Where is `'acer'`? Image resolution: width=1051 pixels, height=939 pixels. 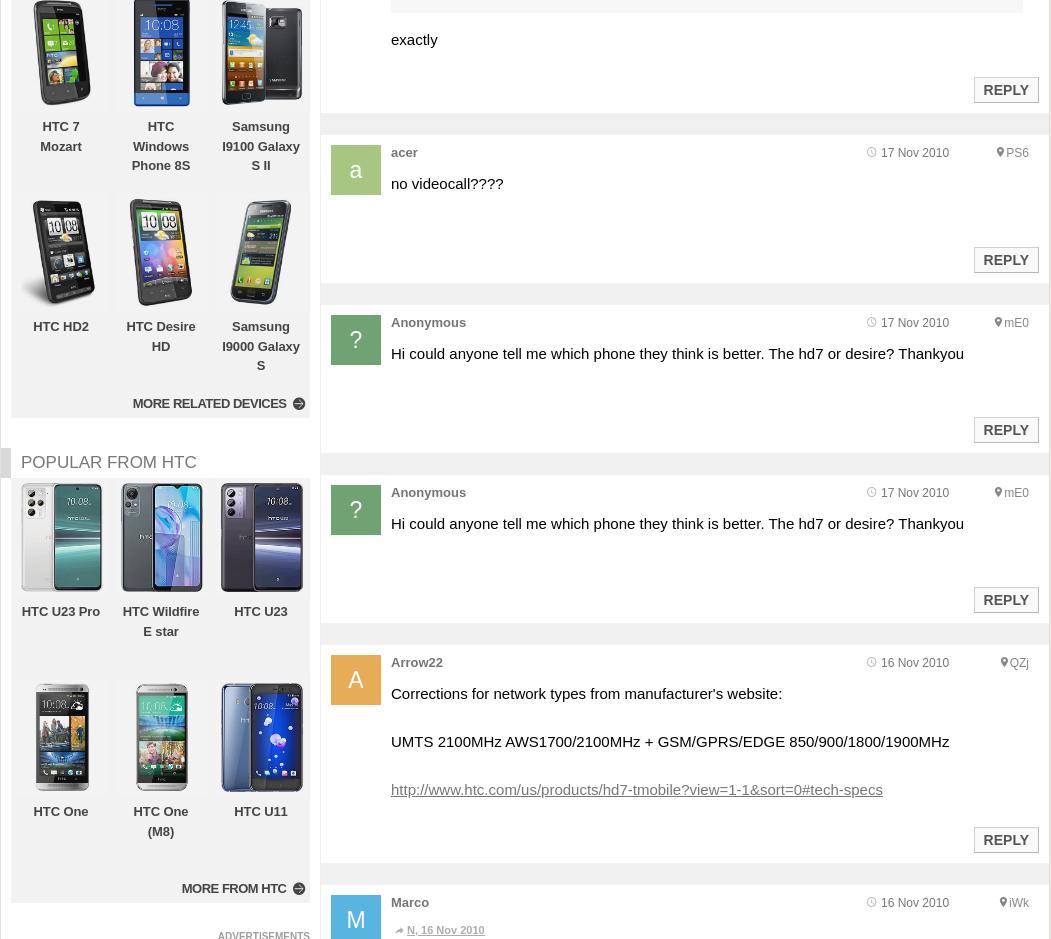
'acer' is located at coordinates (389, 151).